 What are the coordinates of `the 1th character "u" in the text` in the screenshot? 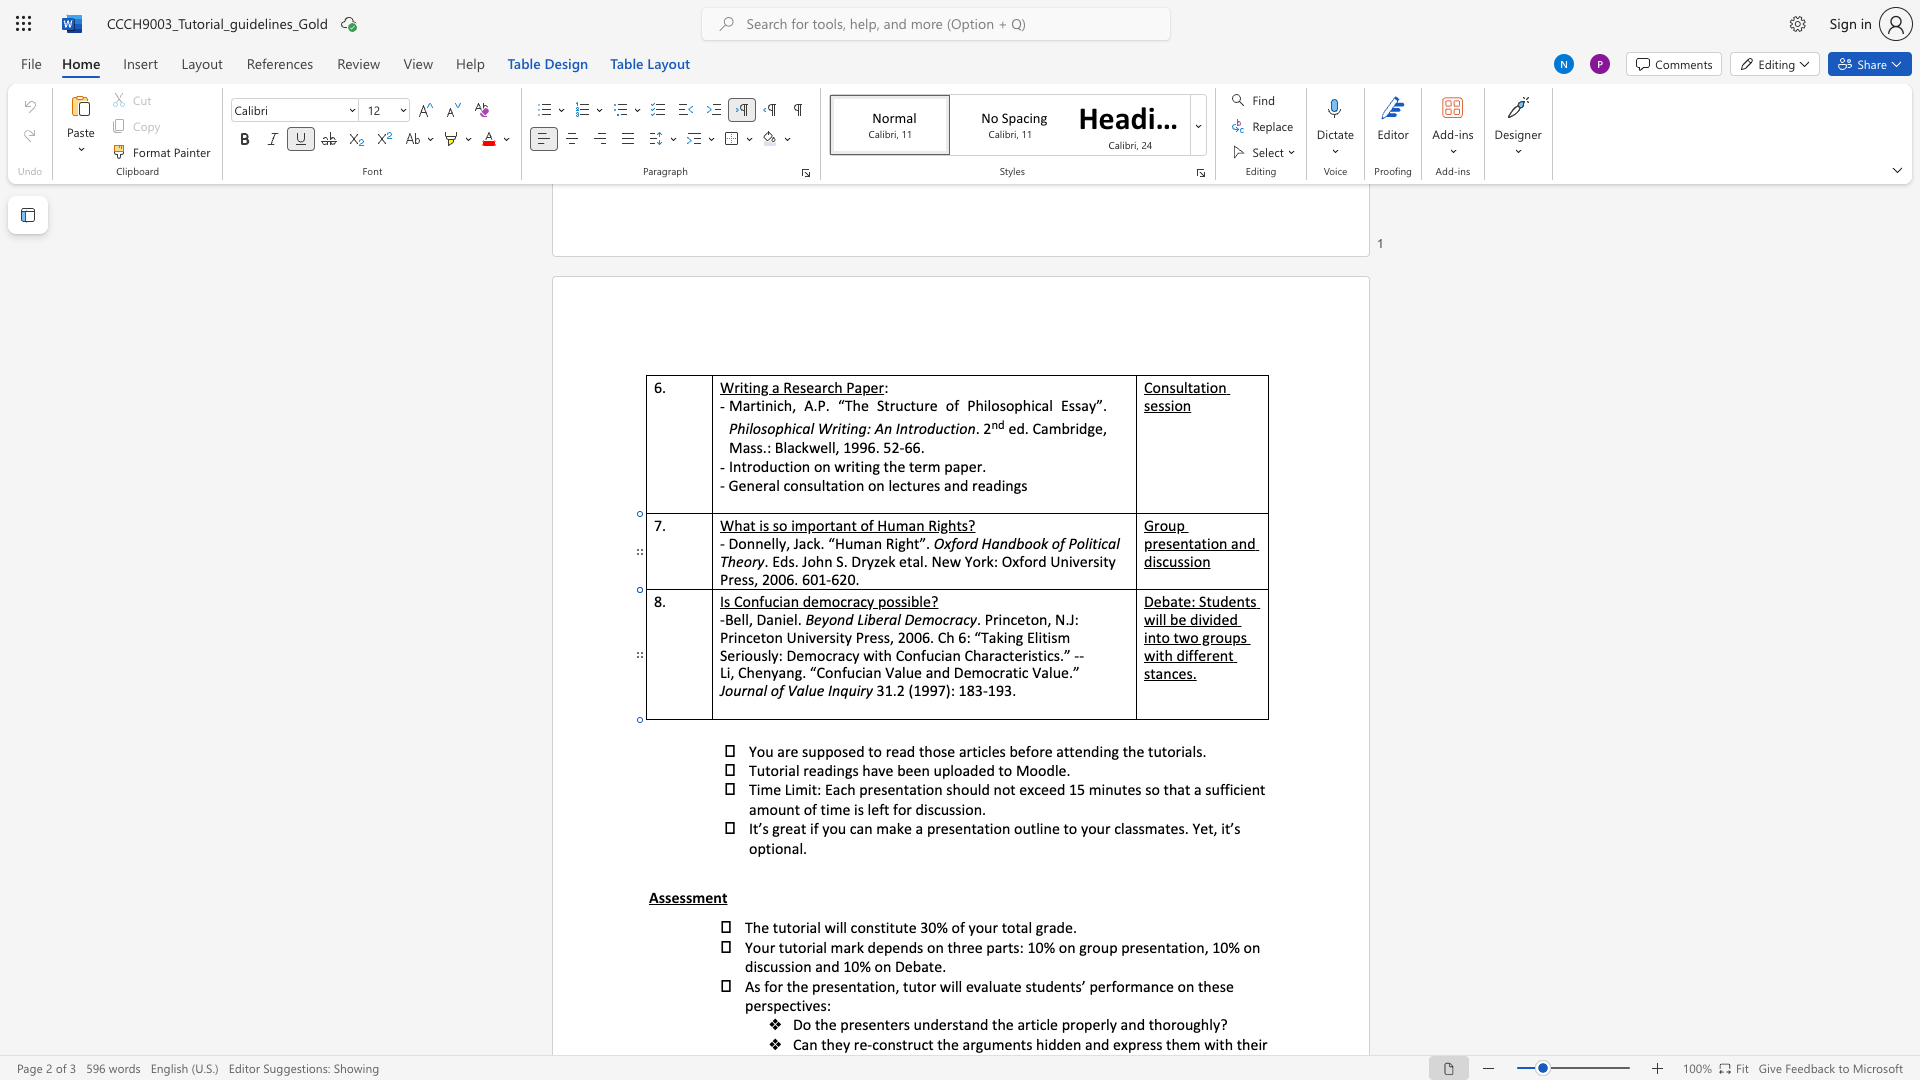 It's located at (760, 769).